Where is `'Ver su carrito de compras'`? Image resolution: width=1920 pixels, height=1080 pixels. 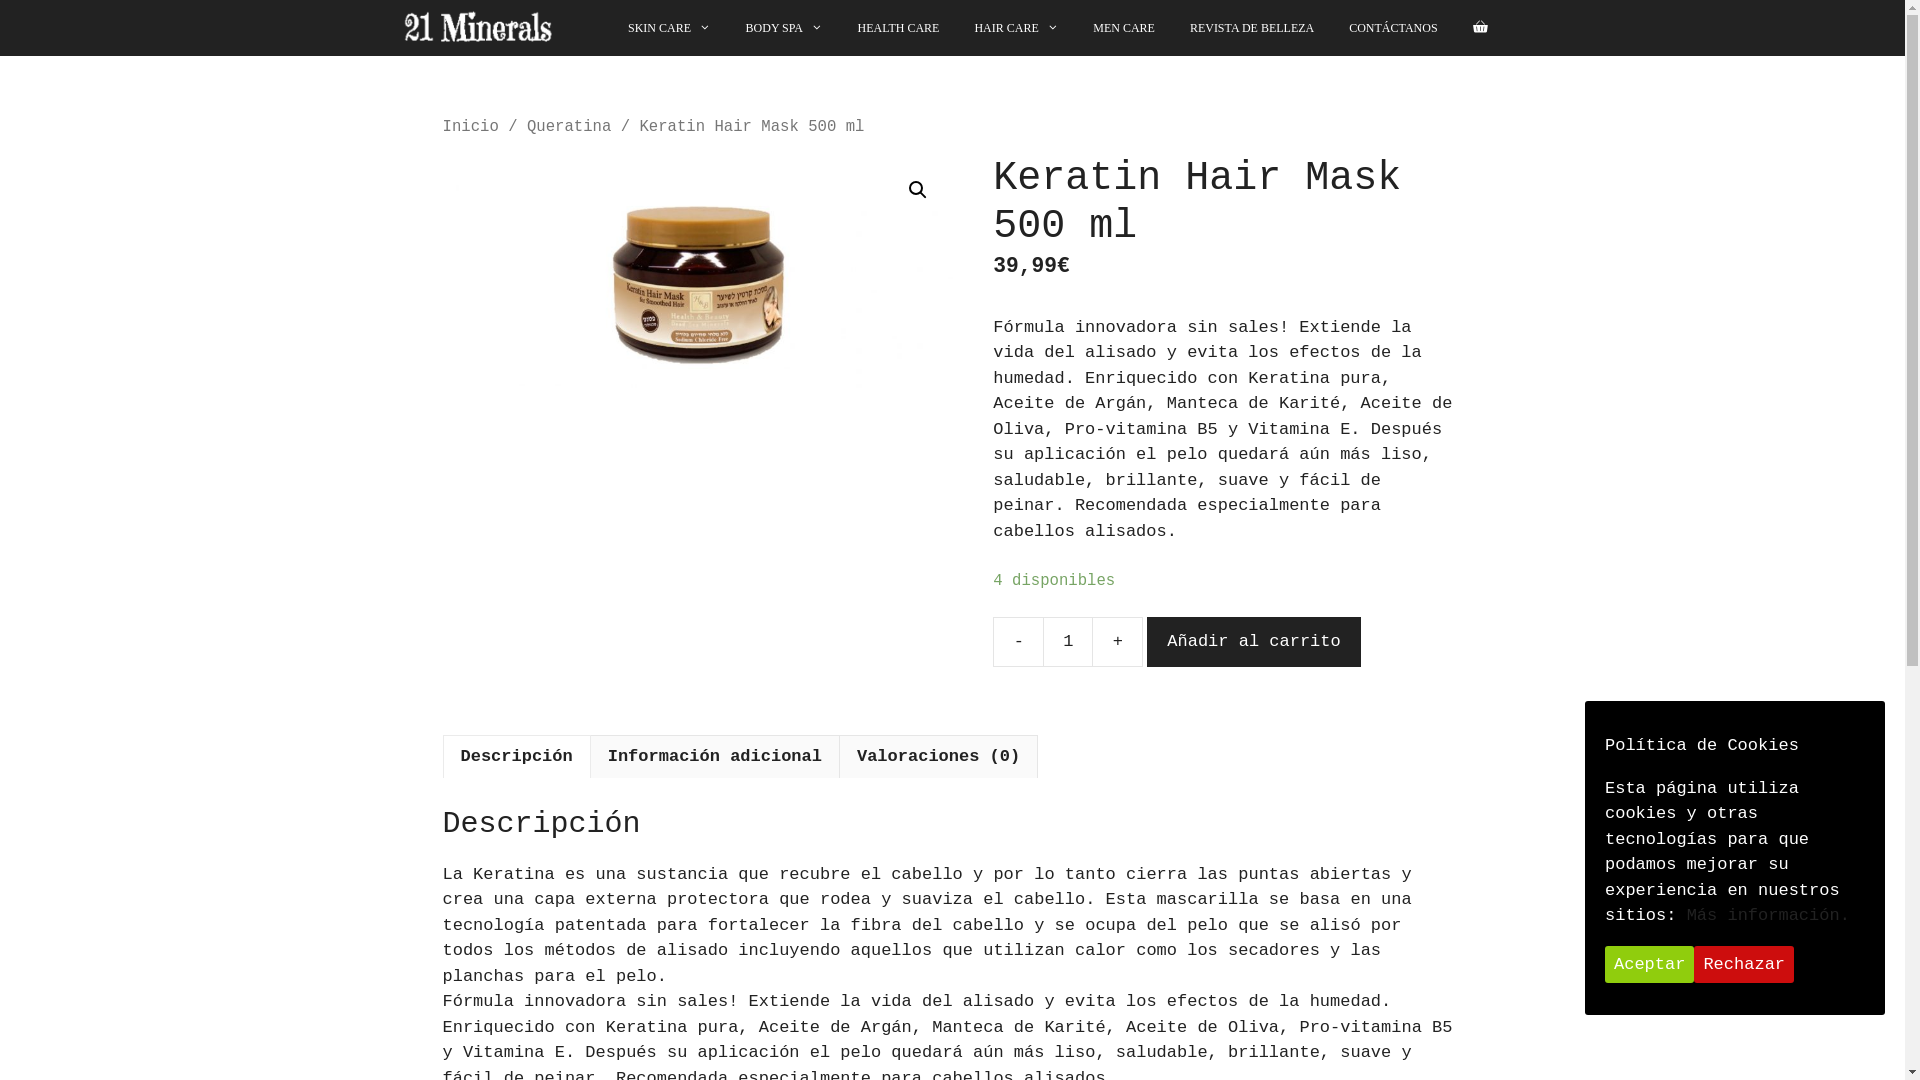 'Ver su carrito de compras' is located at coordinates (1458, 27).